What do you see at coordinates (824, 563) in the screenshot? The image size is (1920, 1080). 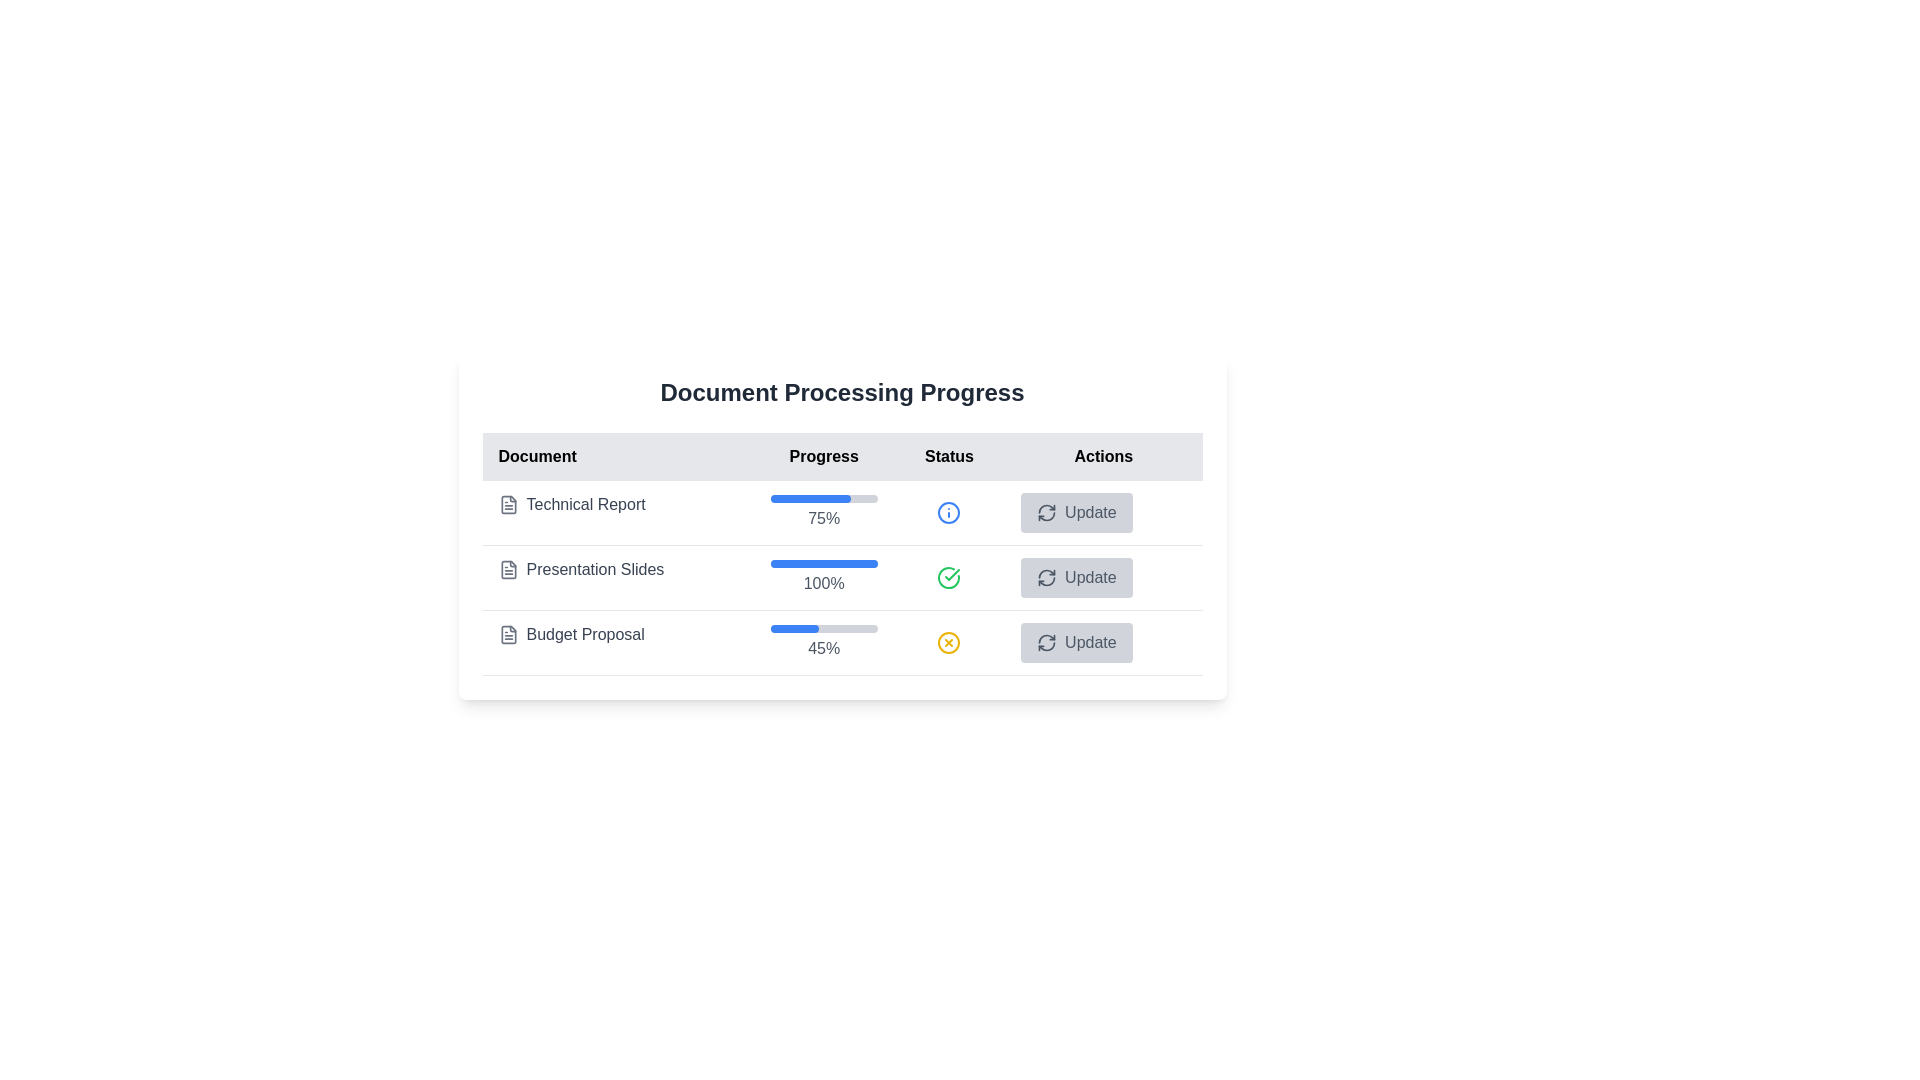 I see `the progress bar associated with the 'Presentation Slides' entry in the 'Progress' column to potentially view tooltips` at bounding box center [824, 563].